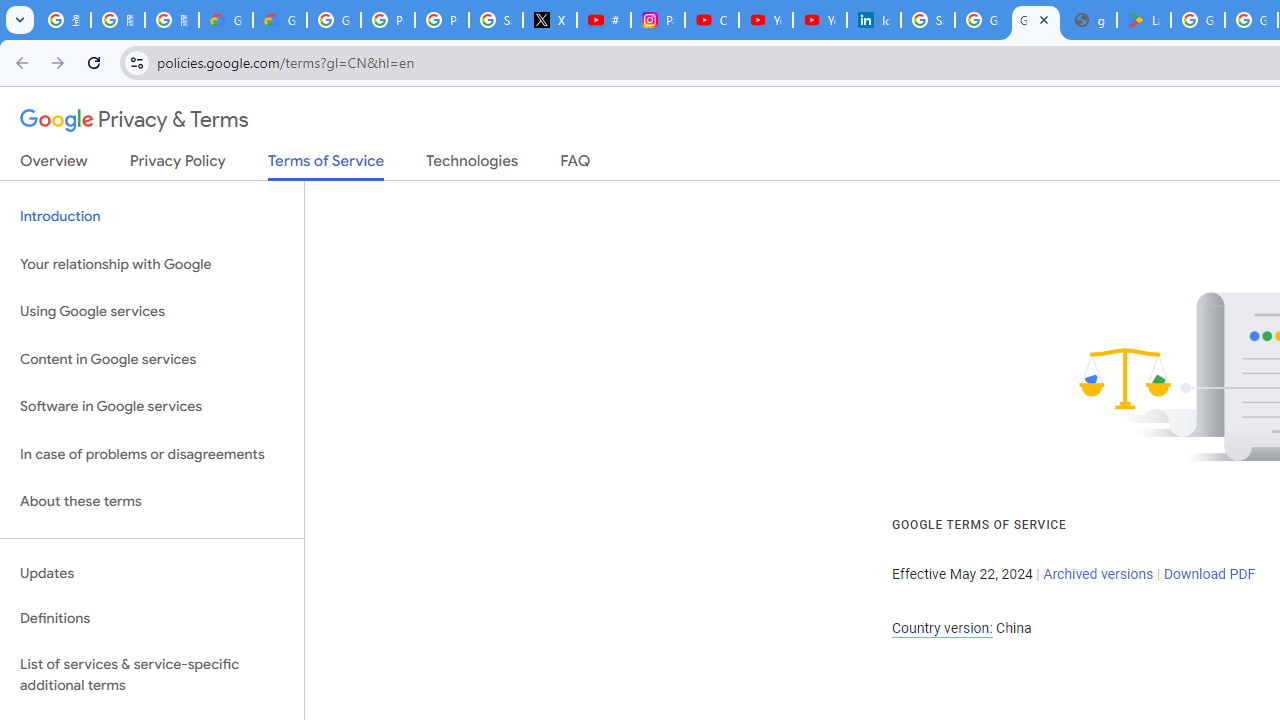  I want to click on 'Content in Google services', so click(151, 358).